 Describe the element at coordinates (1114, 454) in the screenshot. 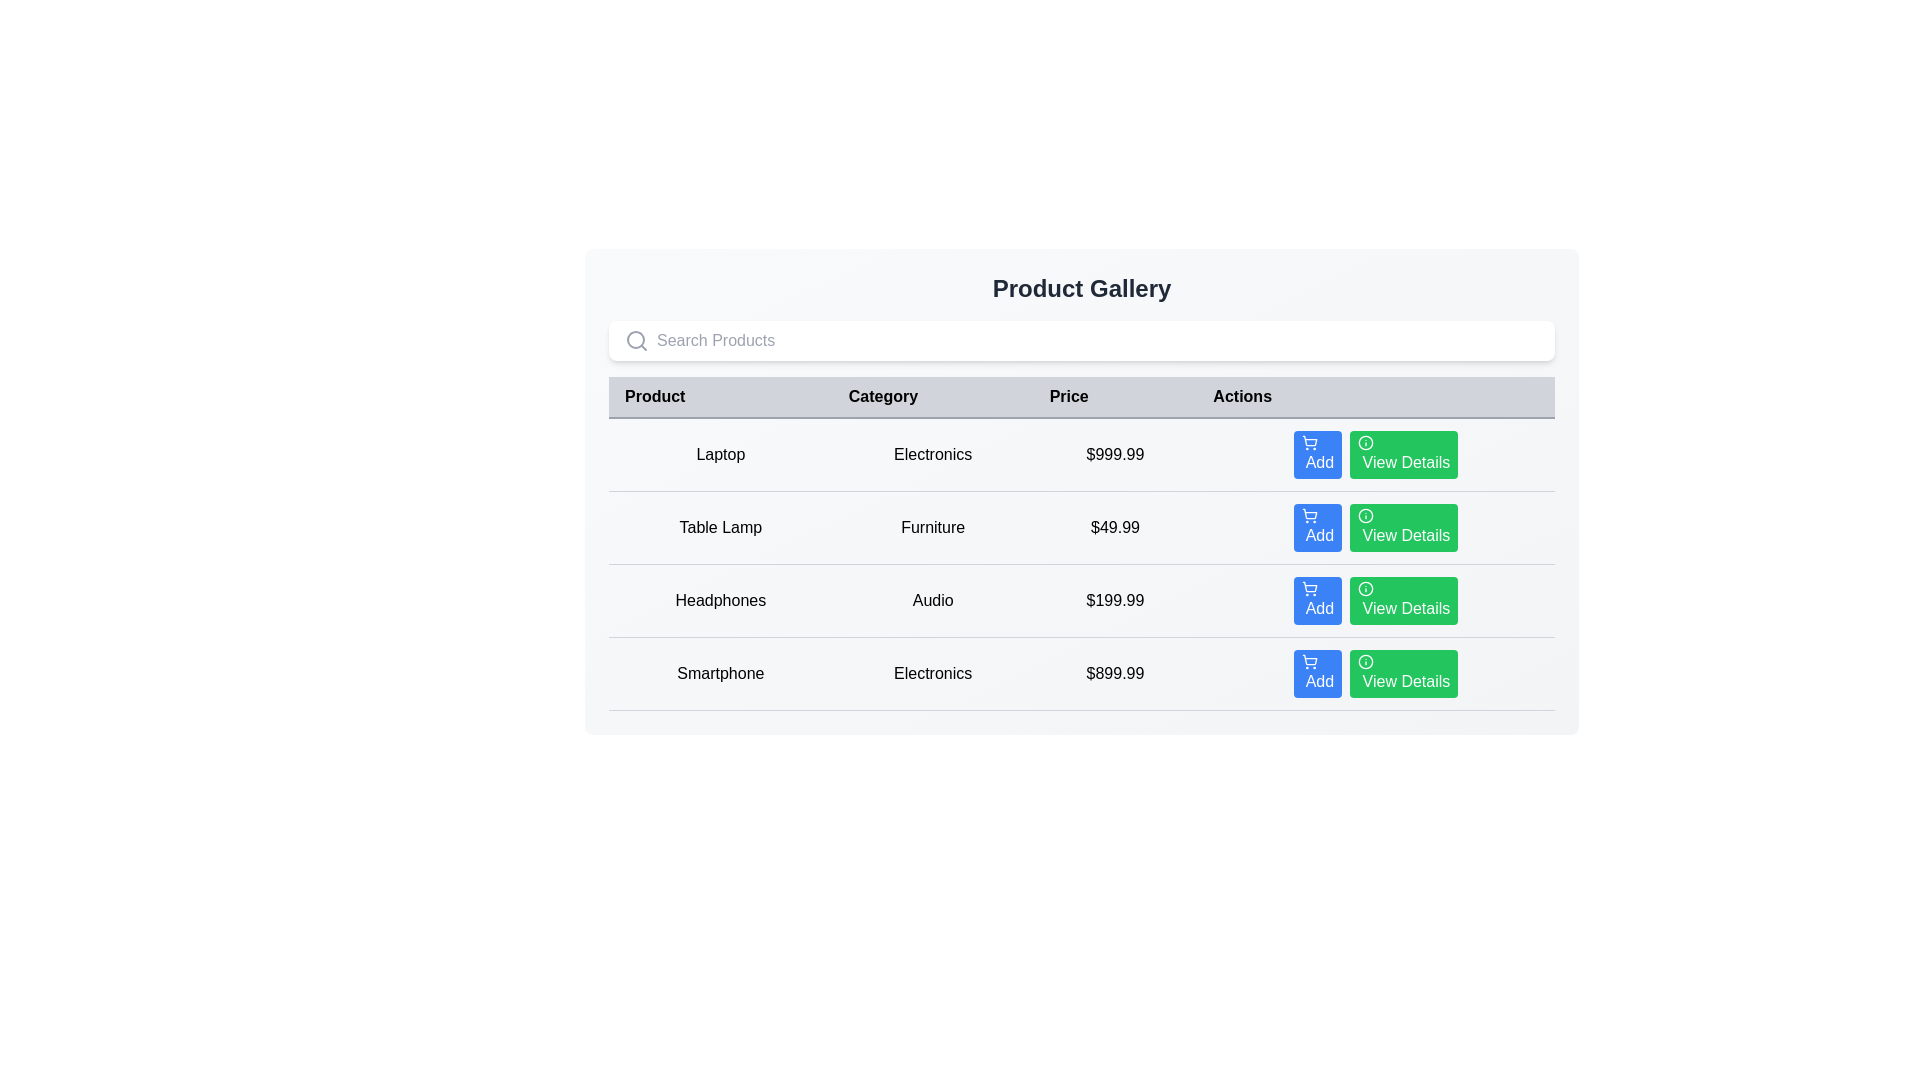

I see `the Price text display in the first row of the product table, which provides the price information for the 'Laptop' product` at that location.